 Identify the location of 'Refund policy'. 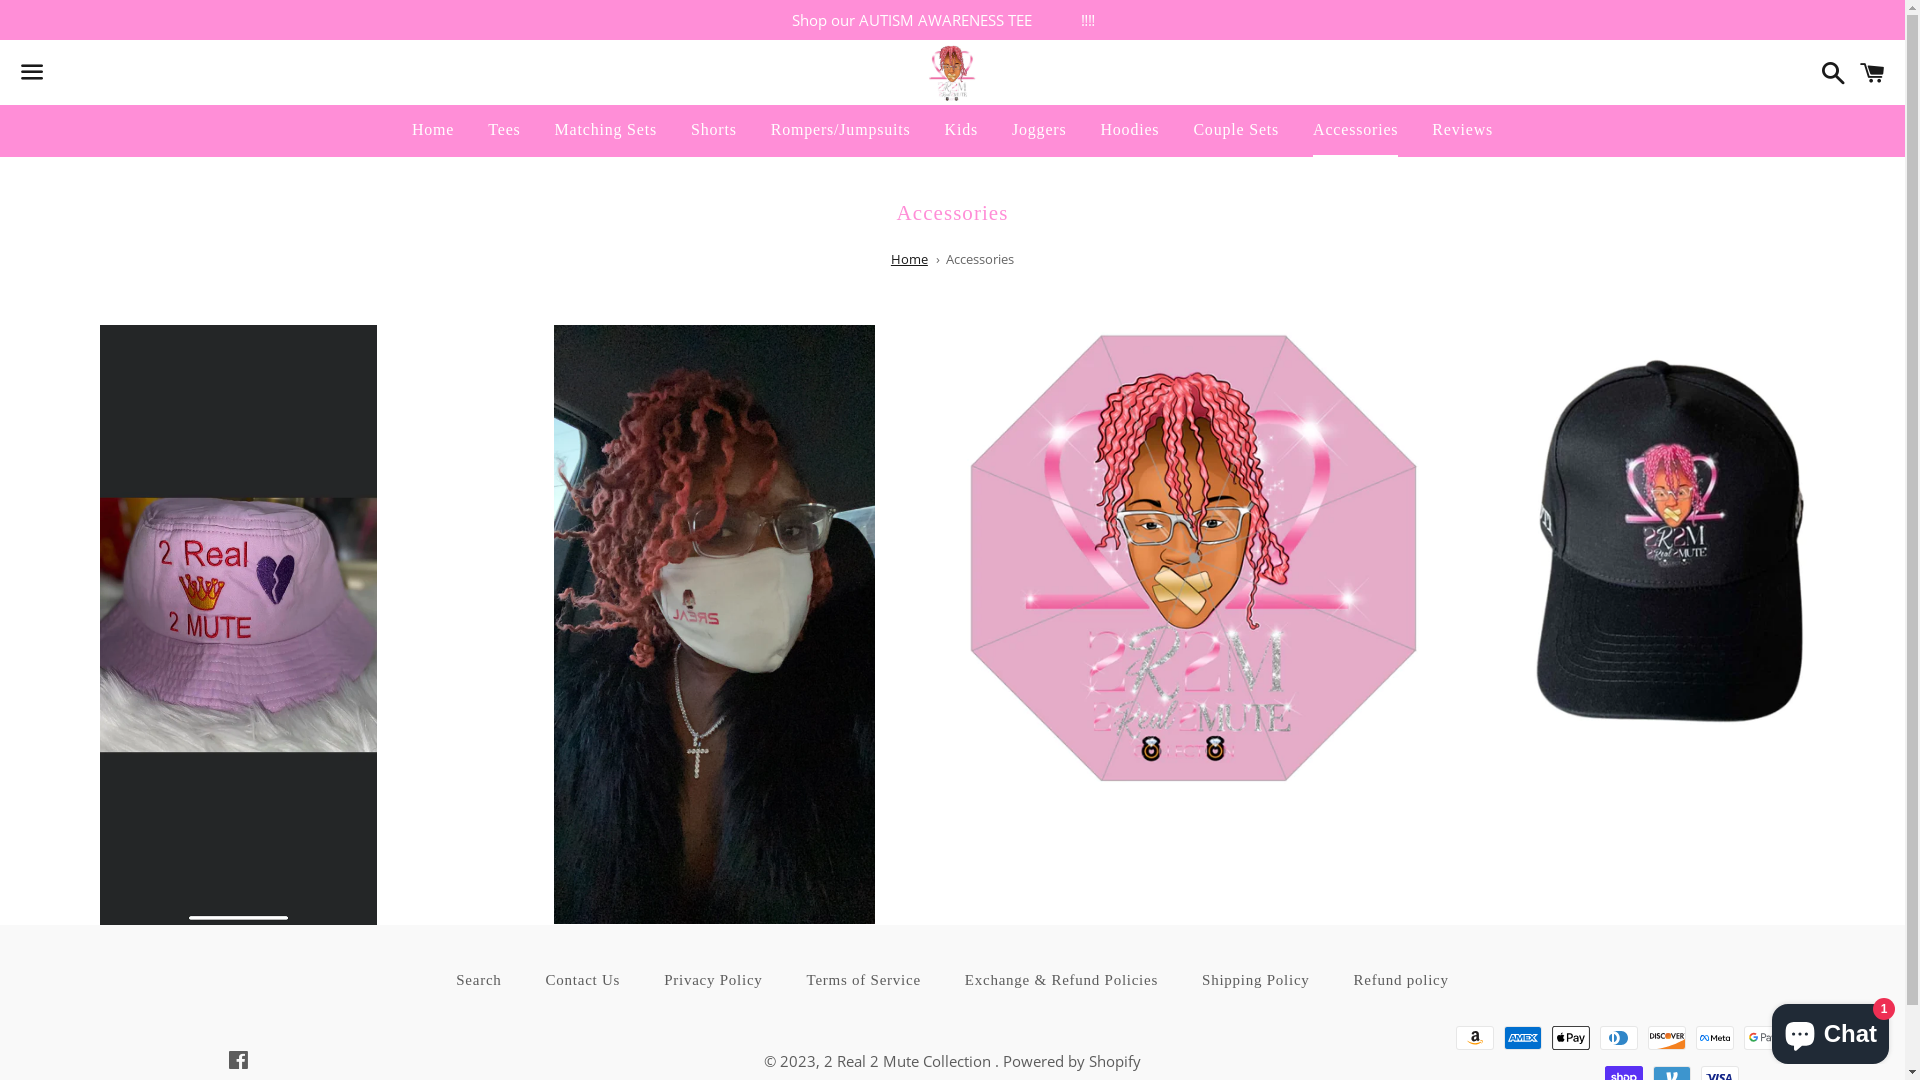
(1400, 979).